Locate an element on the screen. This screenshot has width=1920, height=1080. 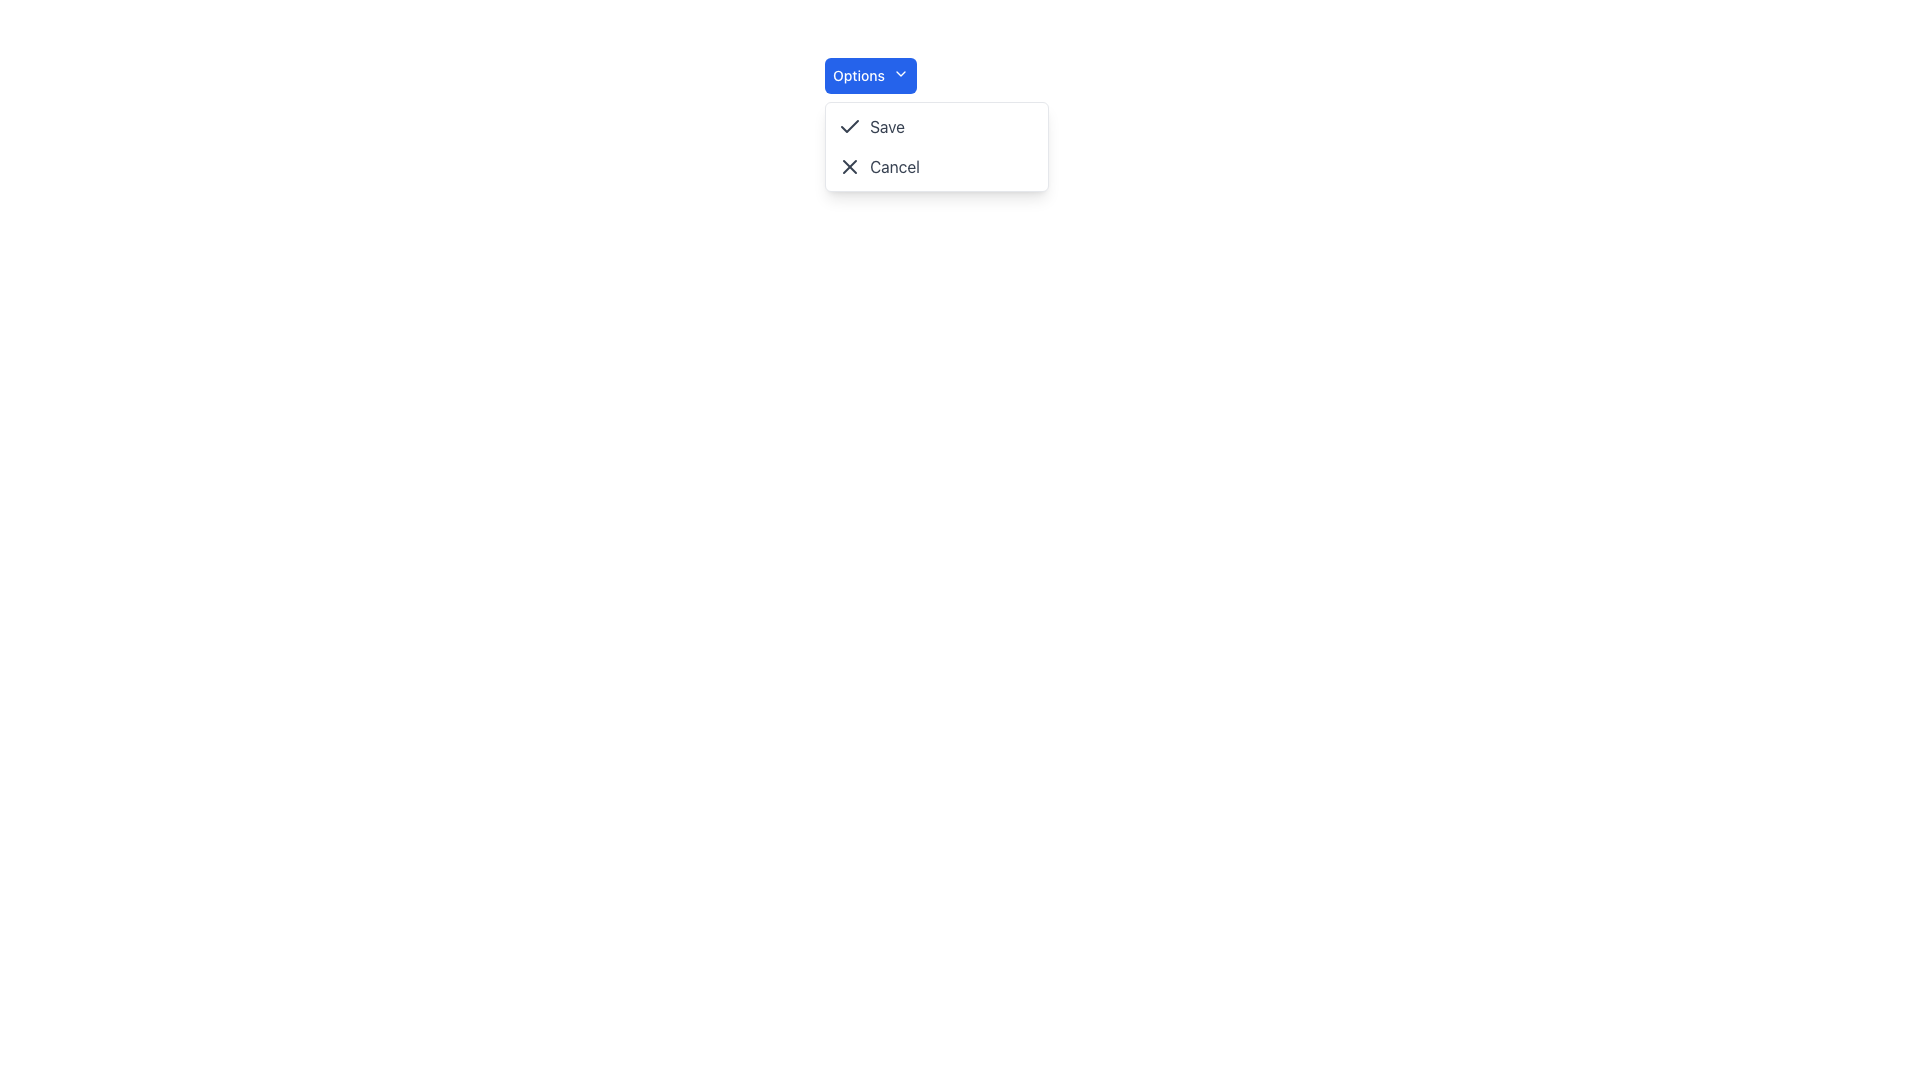
the 'Cancel' option in the dropdown menu, which is positioned below the 'Options' button and contains two options labeled 'Save' and 'Cancel' is located at coordinates (936, 145).